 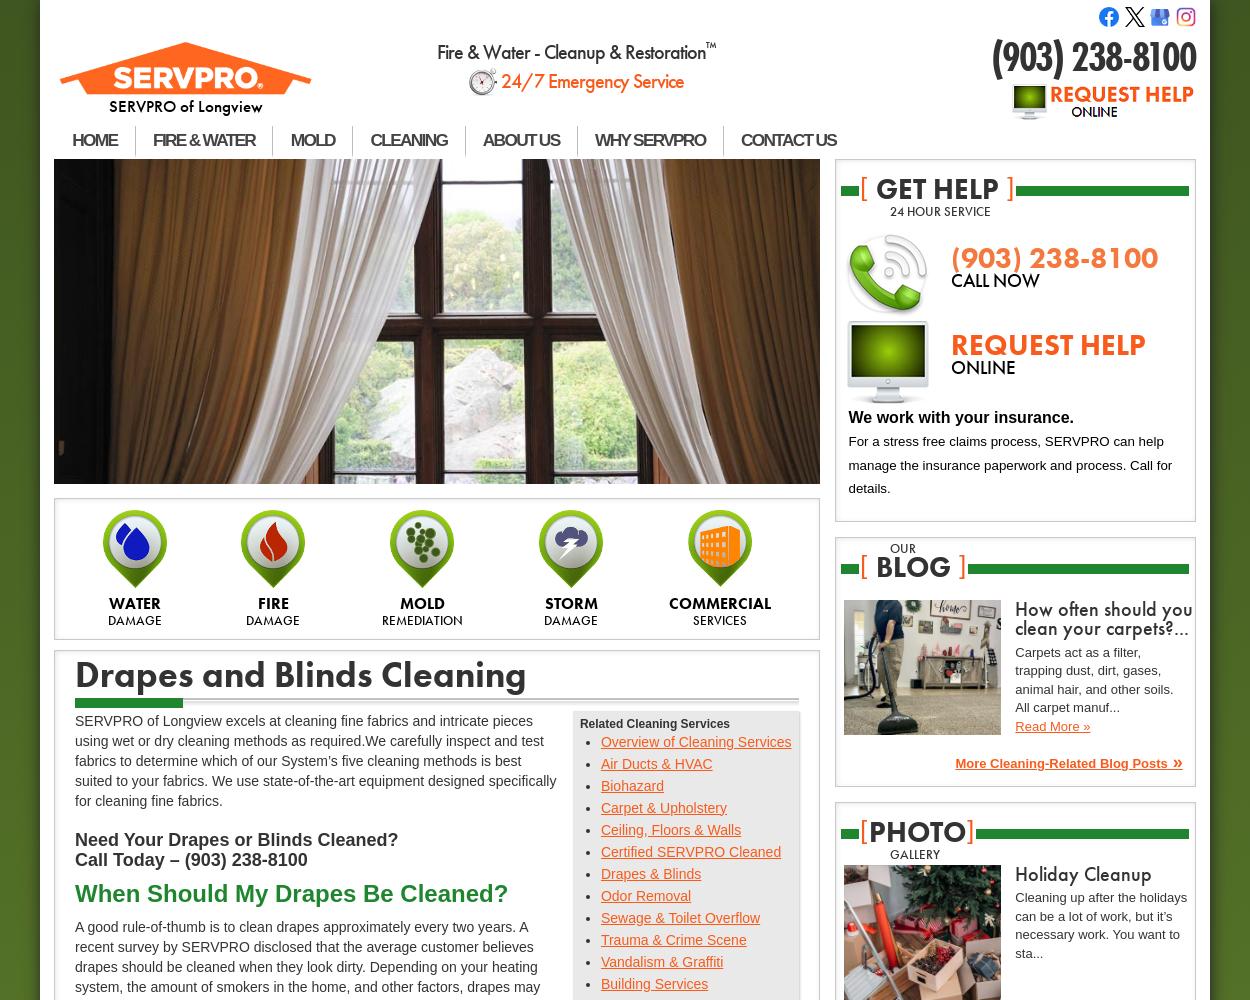 I want to click on 'get help', so click(x=936, y=188).